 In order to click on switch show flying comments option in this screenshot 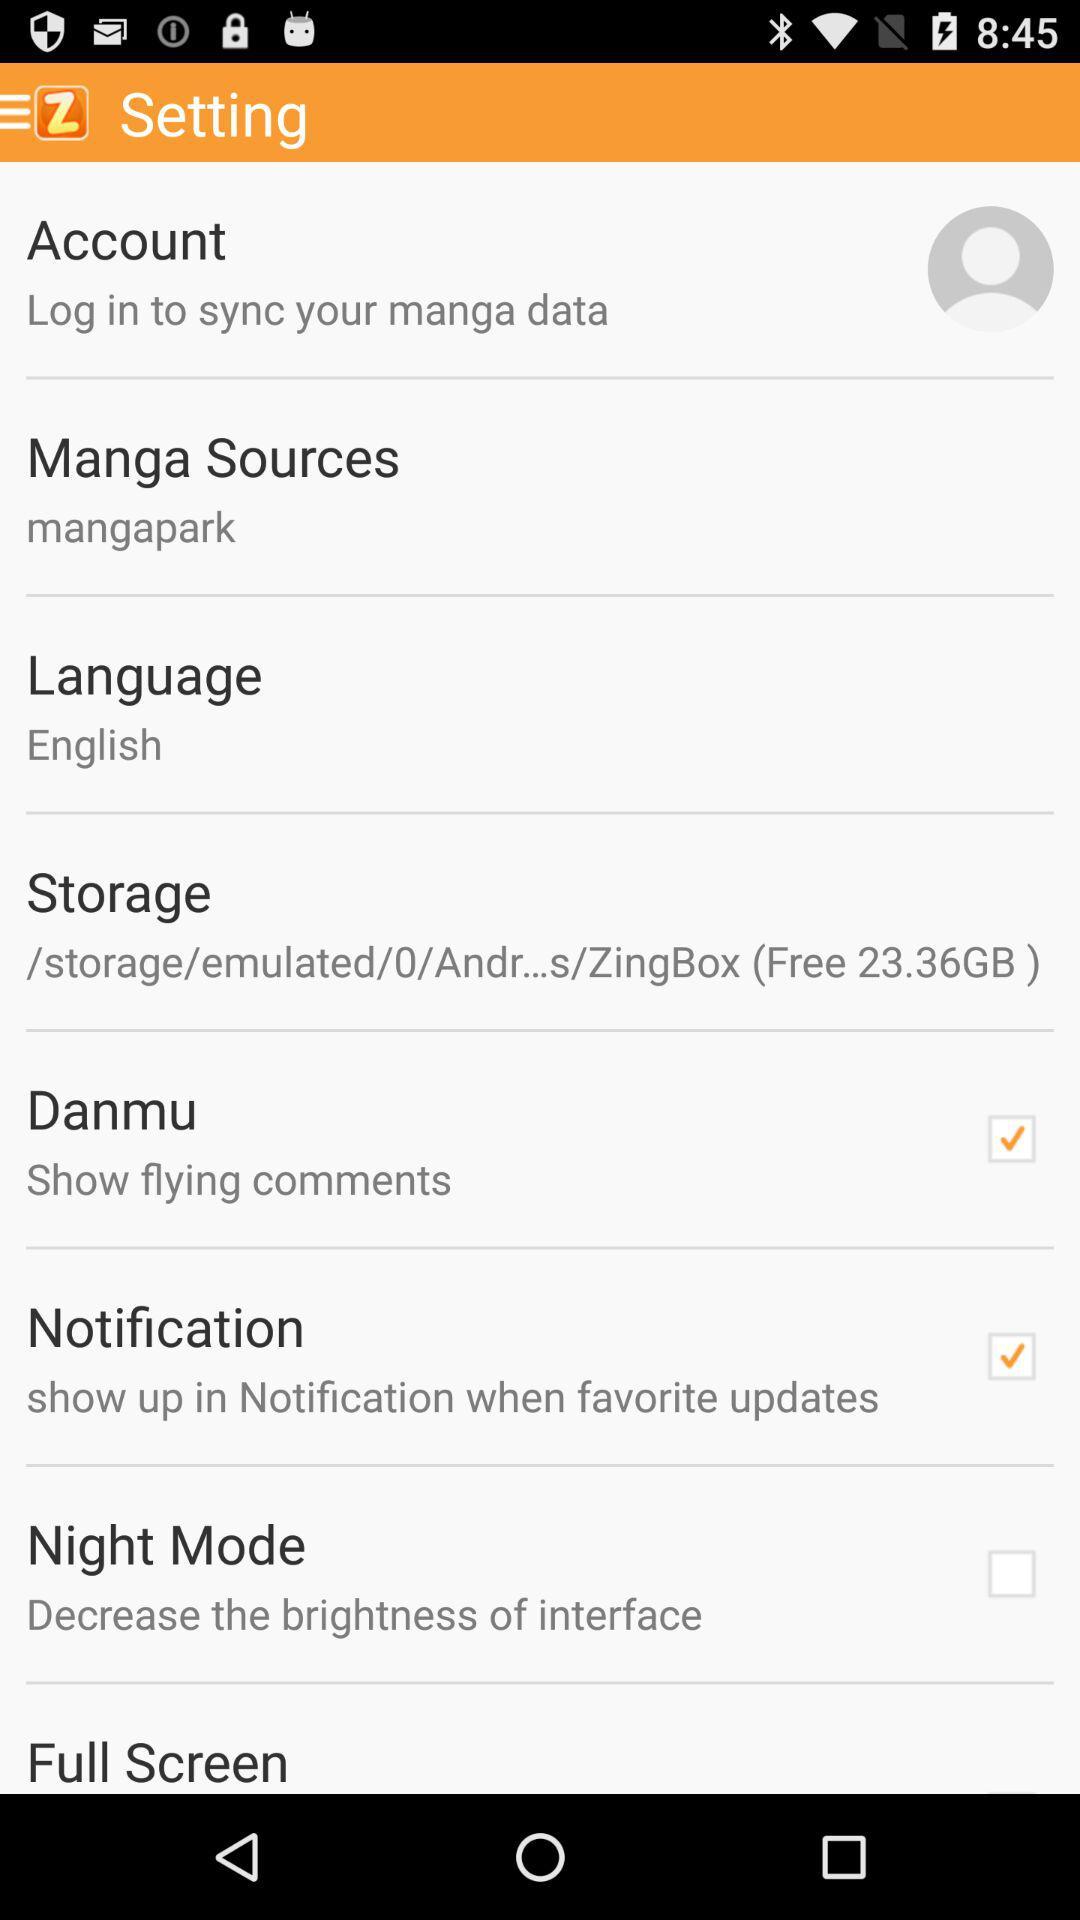, I will do `click(1011, 1139)`.